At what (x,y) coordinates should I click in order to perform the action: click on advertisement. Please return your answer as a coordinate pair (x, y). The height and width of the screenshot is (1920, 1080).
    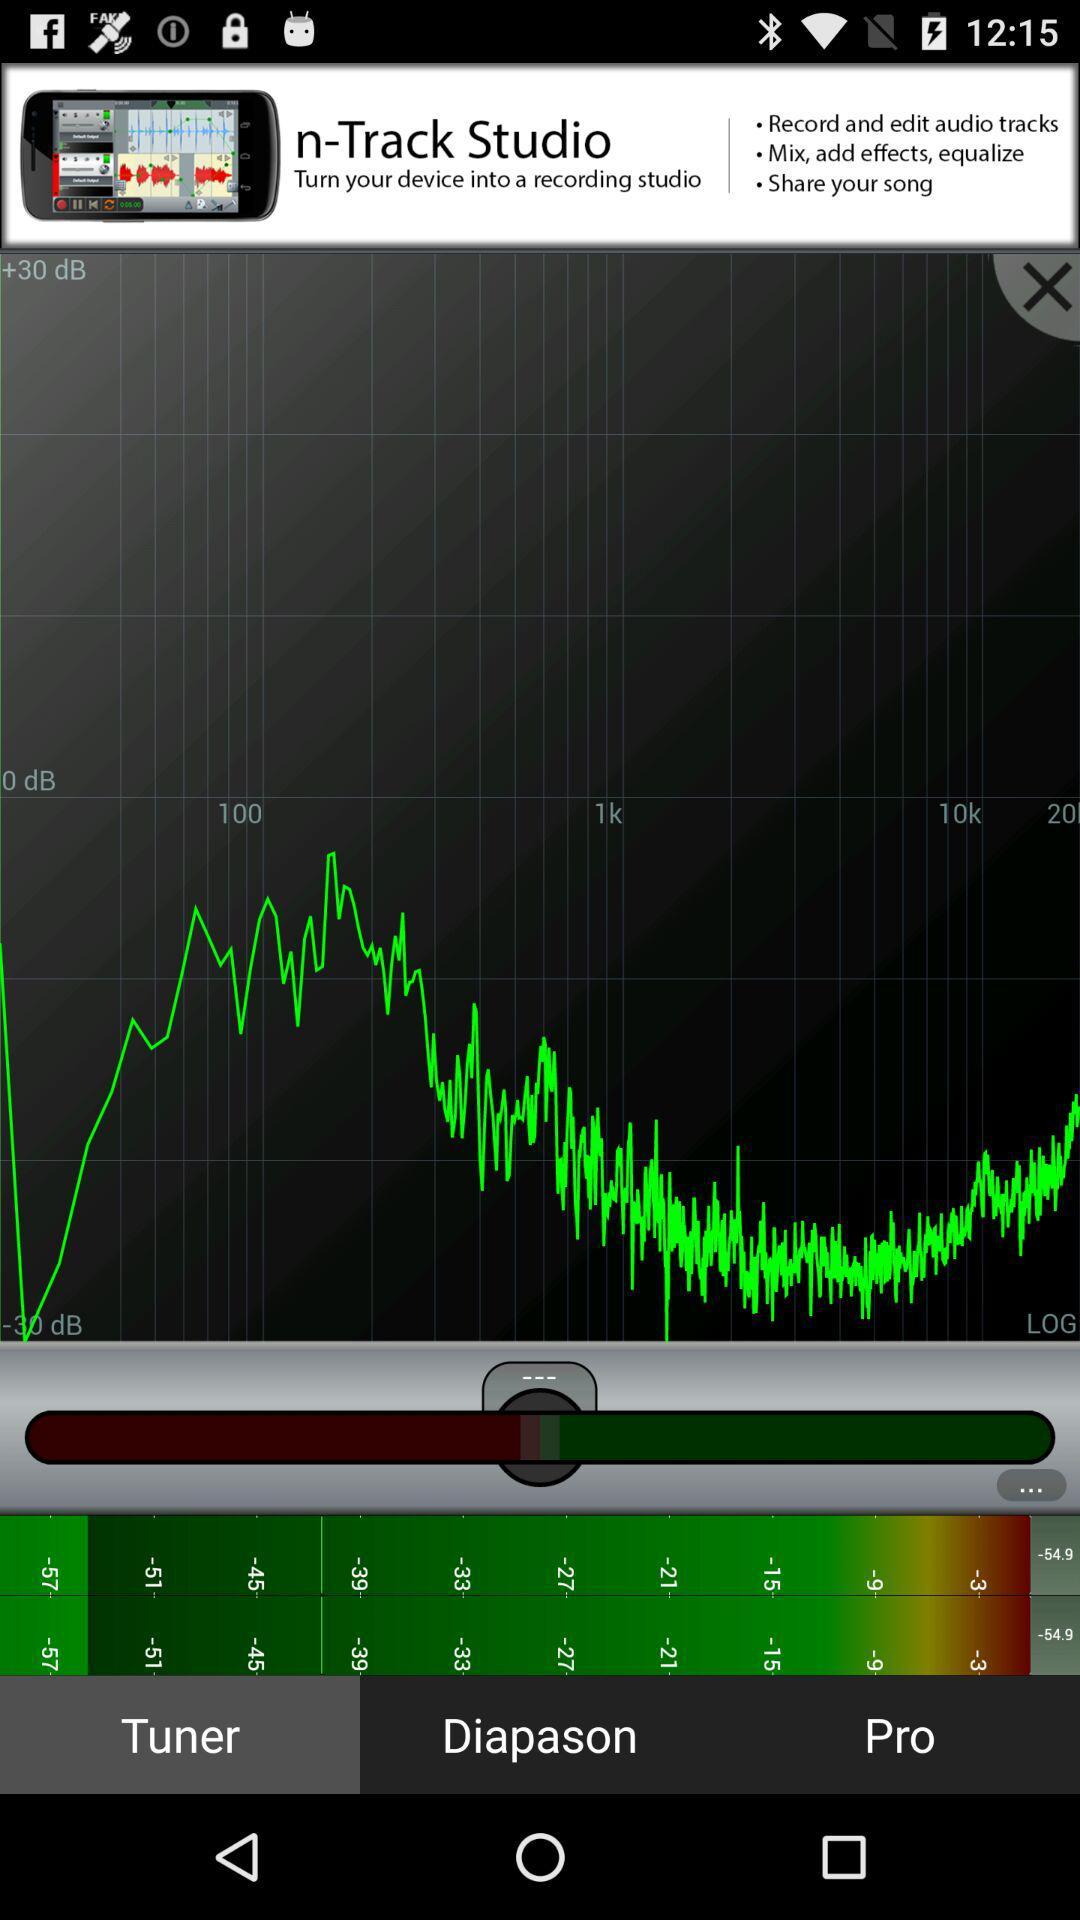
    Looking at the image, I should click on (540, 154).